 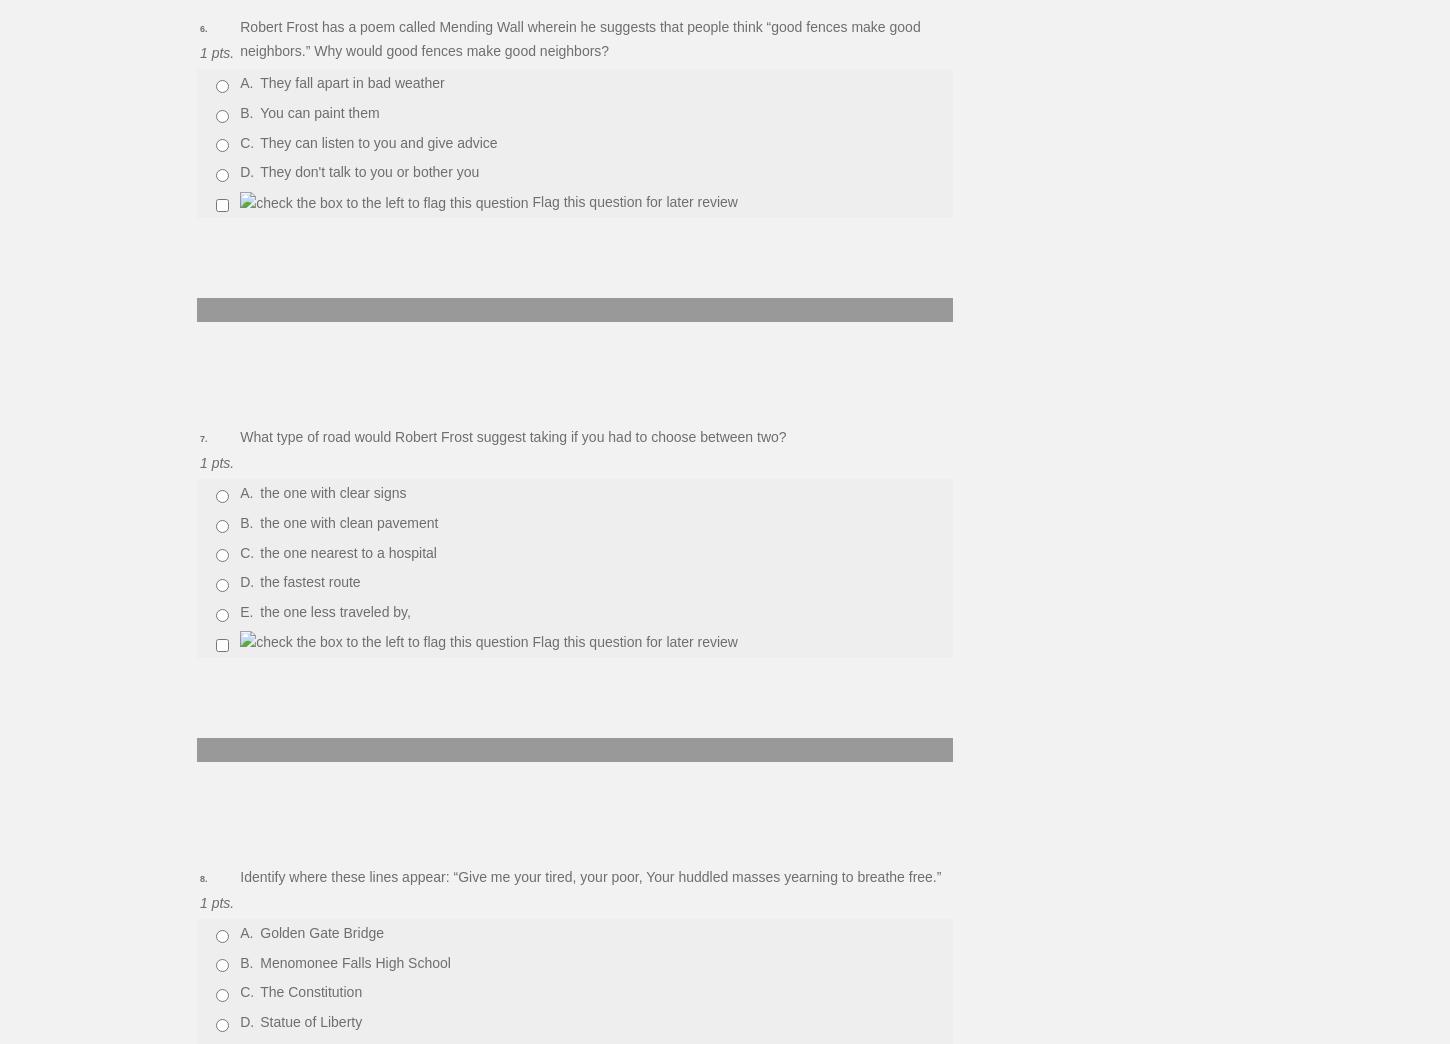 I want to click on 'They fall apart in bad weather', so click(x=352, y=82).